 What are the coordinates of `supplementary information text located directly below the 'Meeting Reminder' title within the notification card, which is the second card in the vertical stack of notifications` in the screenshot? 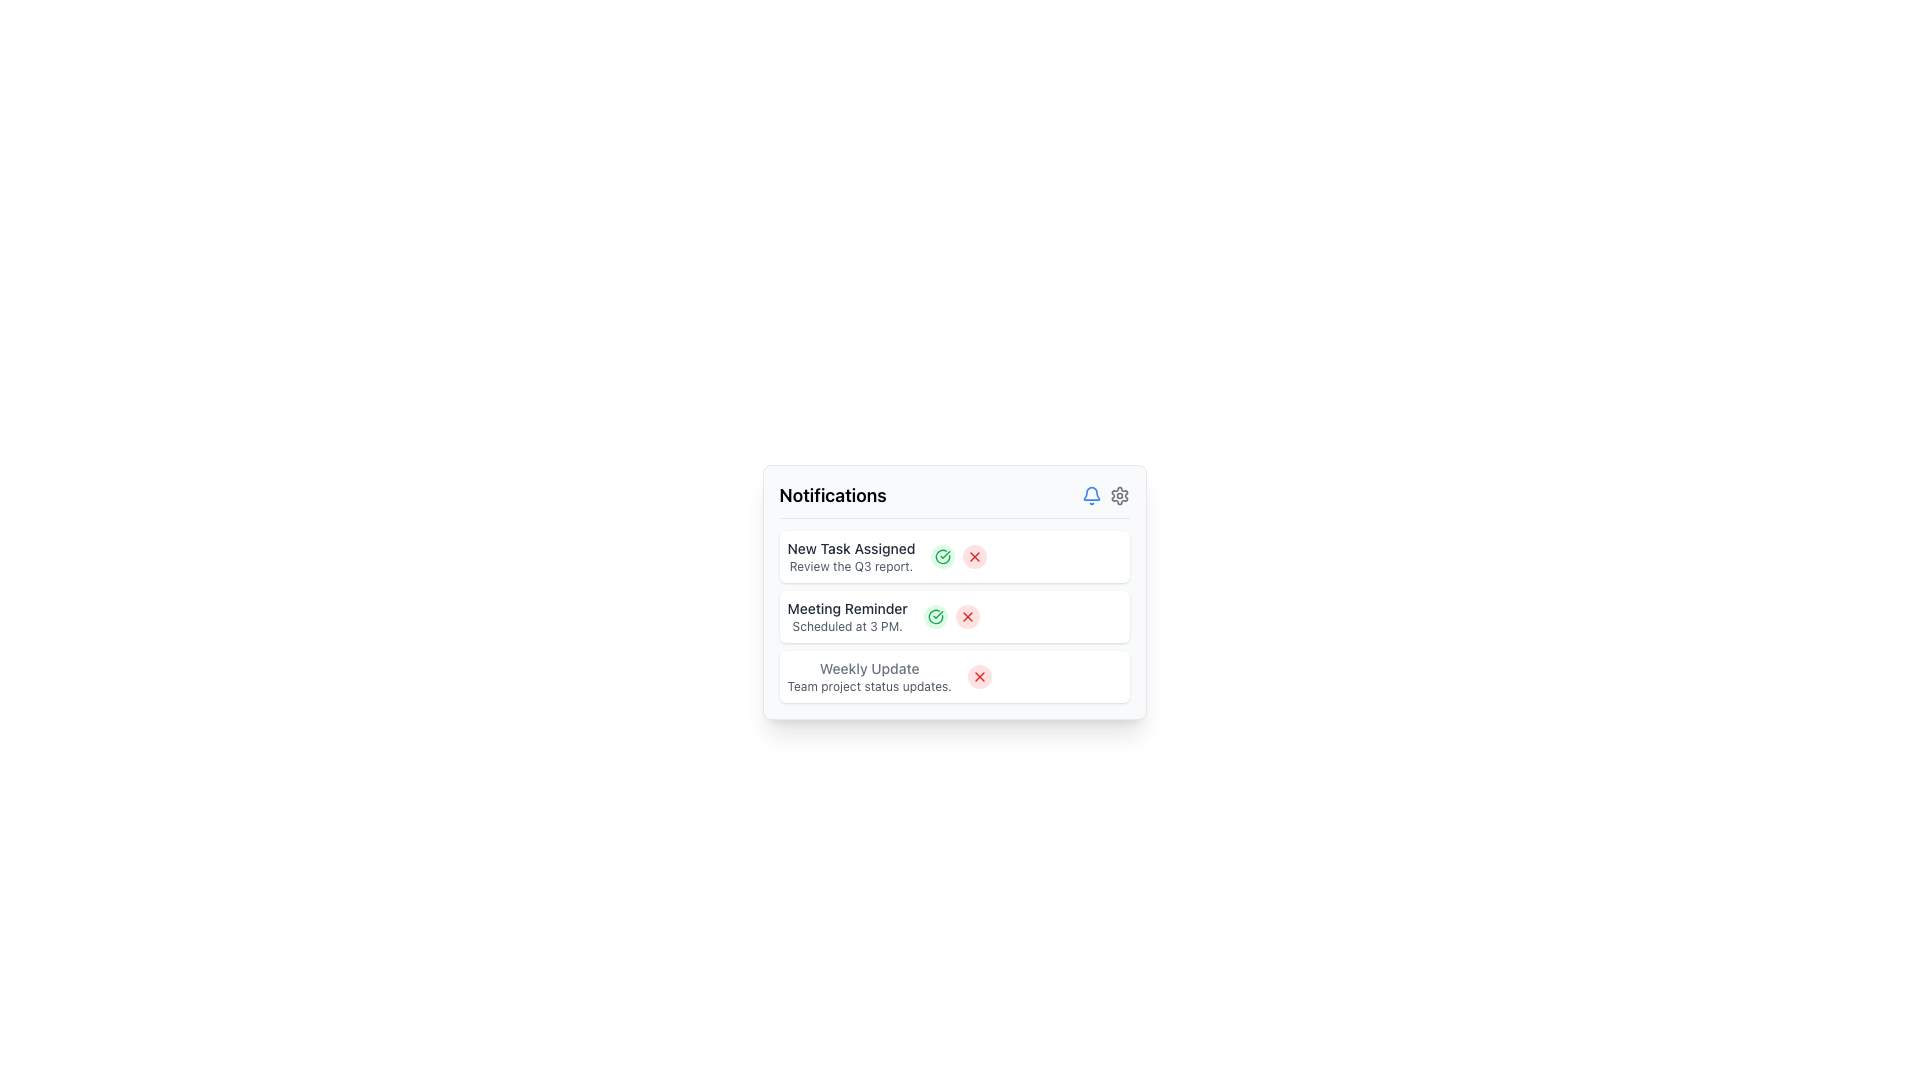 It's located at (847, 626).